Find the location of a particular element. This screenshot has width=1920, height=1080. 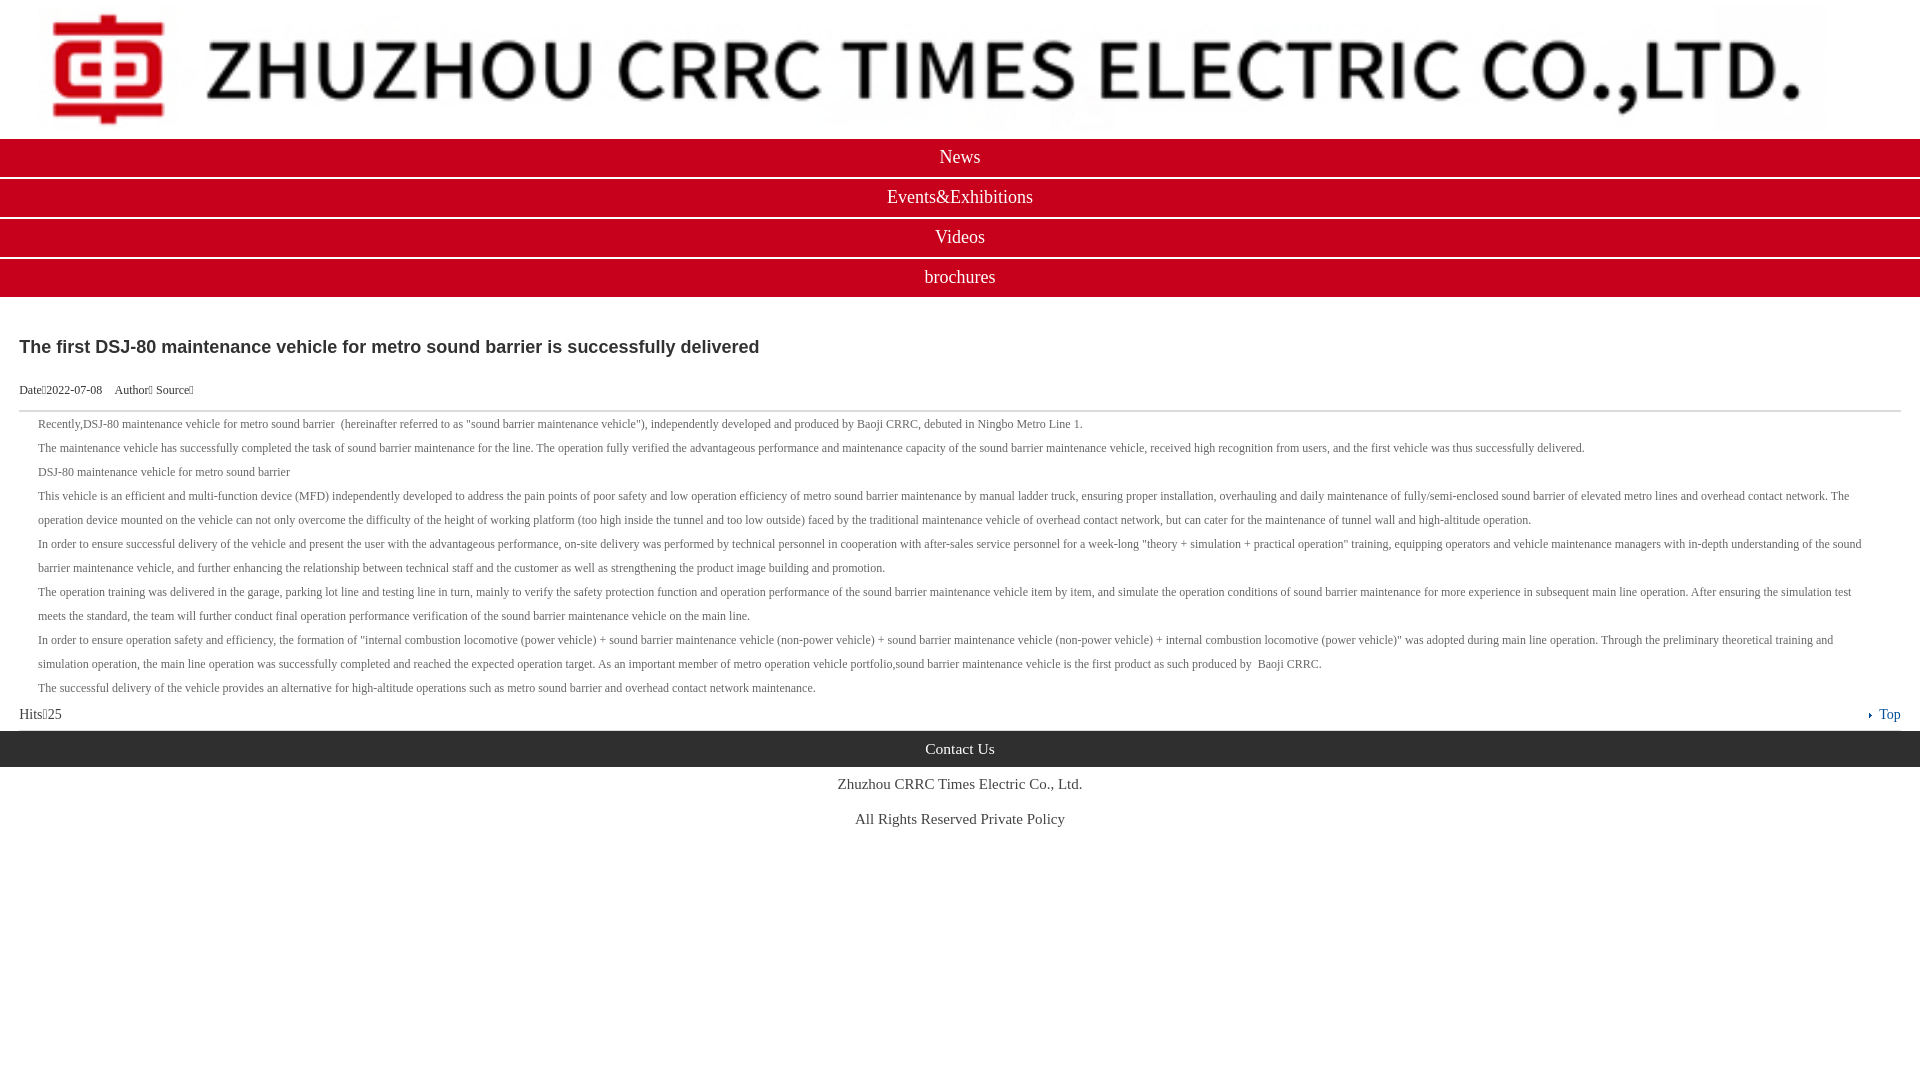

'brochures' is located at coordinates (958, 277).